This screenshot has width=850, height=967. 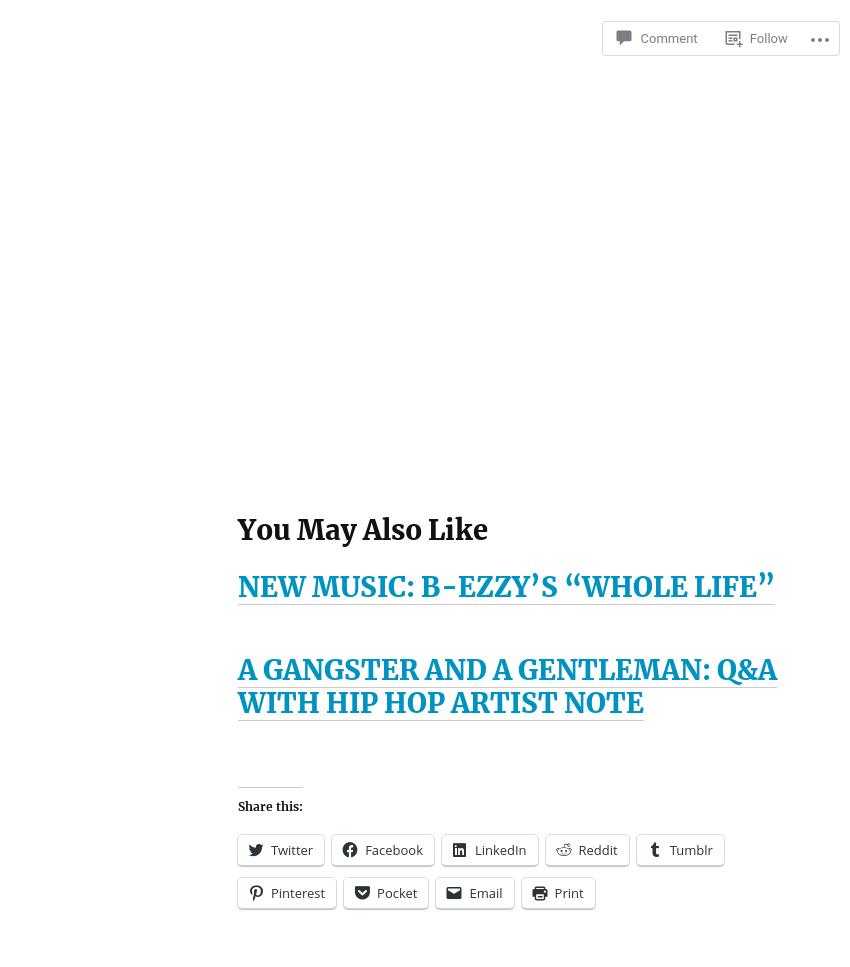 What do you see at coordinates (766, 37) in the screenshot?
I see `'Follow'` at bounding box center [766, 37].